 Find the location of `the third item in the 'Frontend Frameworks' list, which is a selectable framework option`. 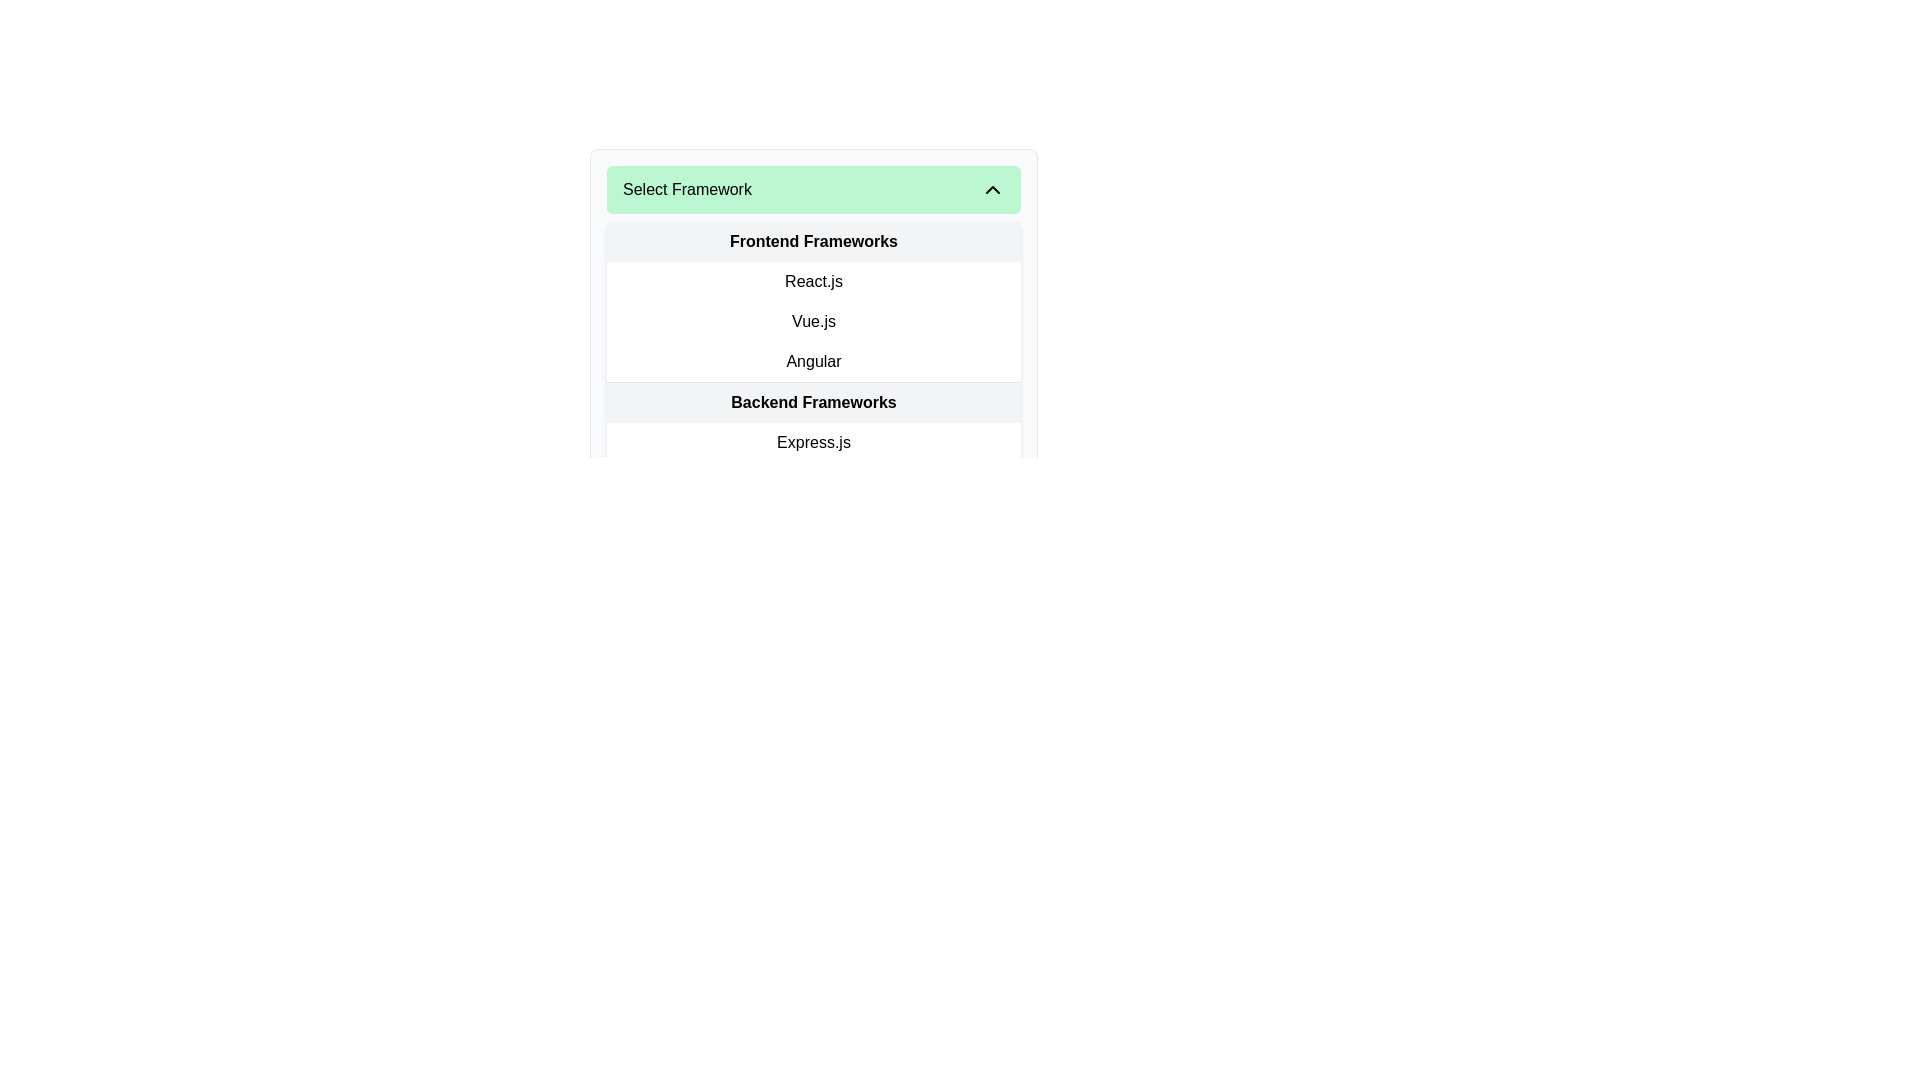

the third item in the 'Frontend Frameworks' list, which is a selectable framework option is located at coordinates (814, 362).